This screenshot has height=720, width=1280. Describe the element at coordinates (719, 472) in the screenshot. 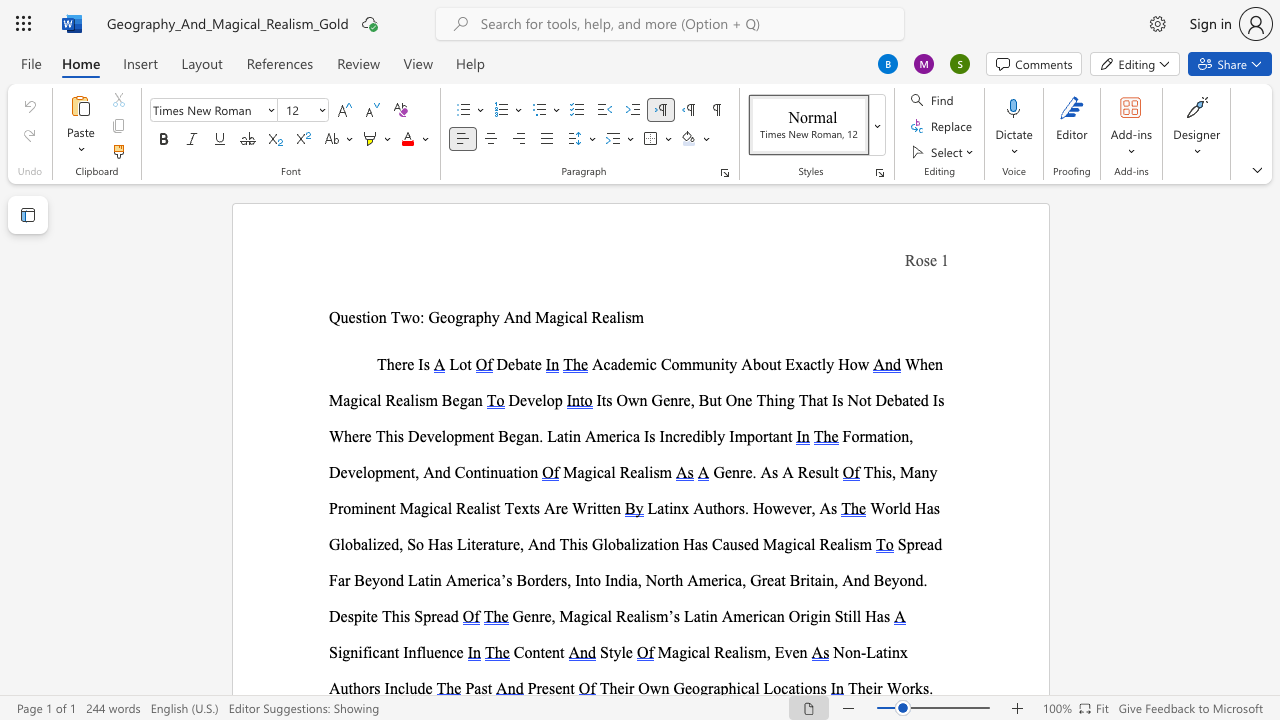

I see `the 1th character "G" in the text` at that location.